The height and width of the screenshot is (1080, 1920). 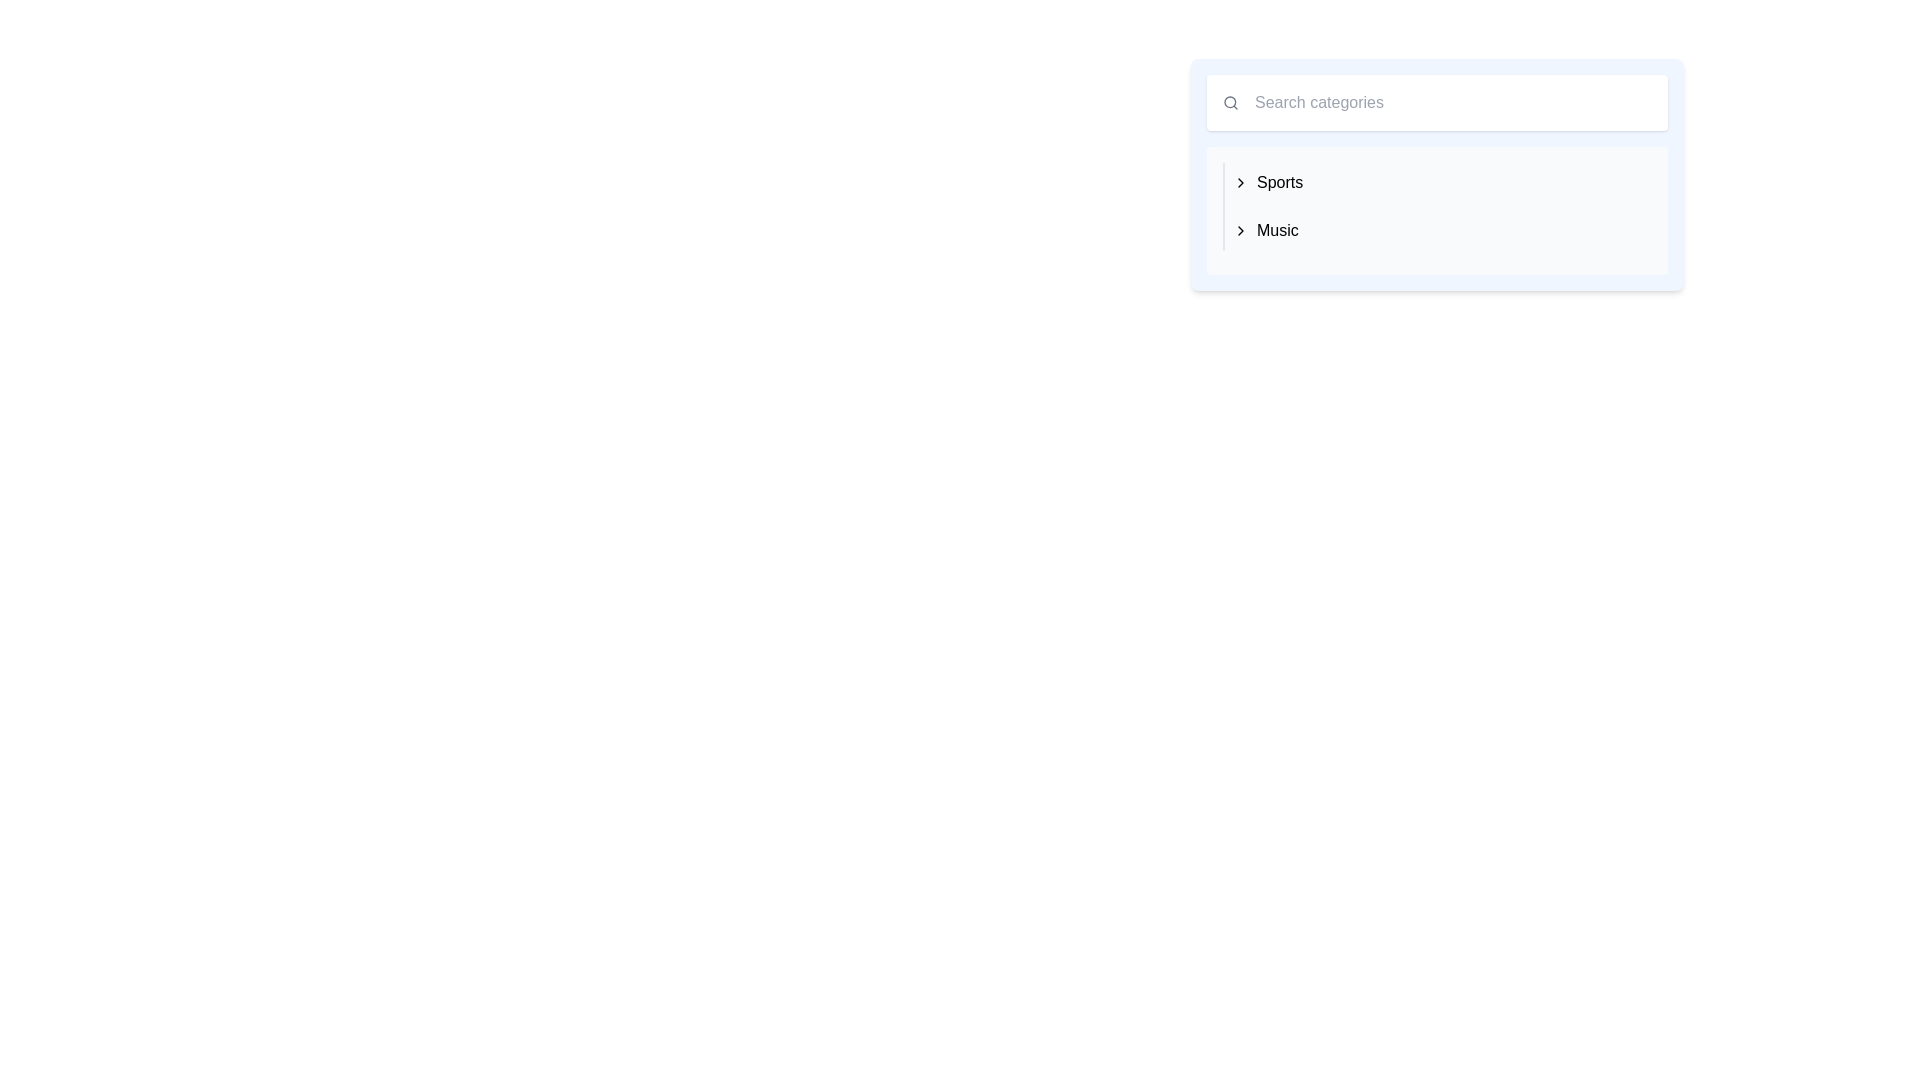 What do you see at coordinates (1276, 230) in the screenshot?
I see `the 'Music' text label, which is located to the right of a small arrow icon and below the 'Sports' item in the 'Search categories' section` at bounding box center [1276, 230].